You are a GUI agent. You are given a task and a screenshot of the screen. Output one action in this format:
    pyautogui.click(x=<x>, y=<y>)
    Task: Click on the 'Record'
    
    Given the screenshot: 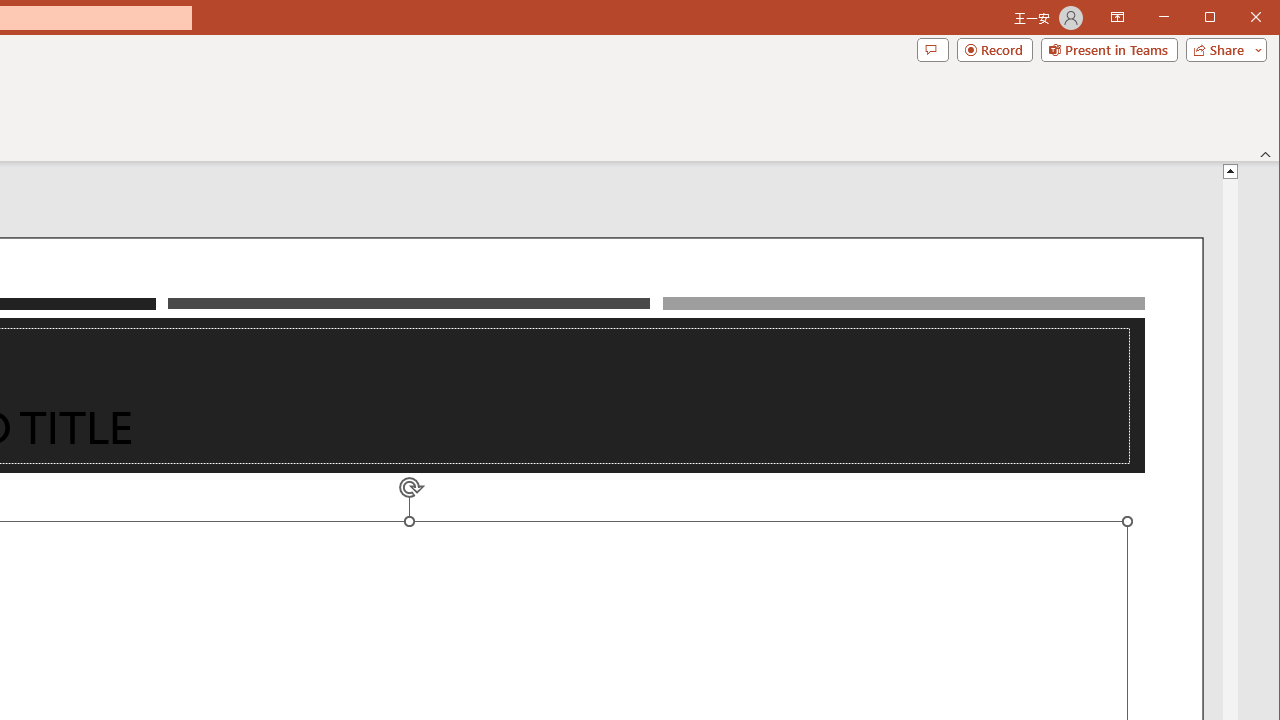 What is the action you would take?
    pyautogui.click(x=995, y=49)
    